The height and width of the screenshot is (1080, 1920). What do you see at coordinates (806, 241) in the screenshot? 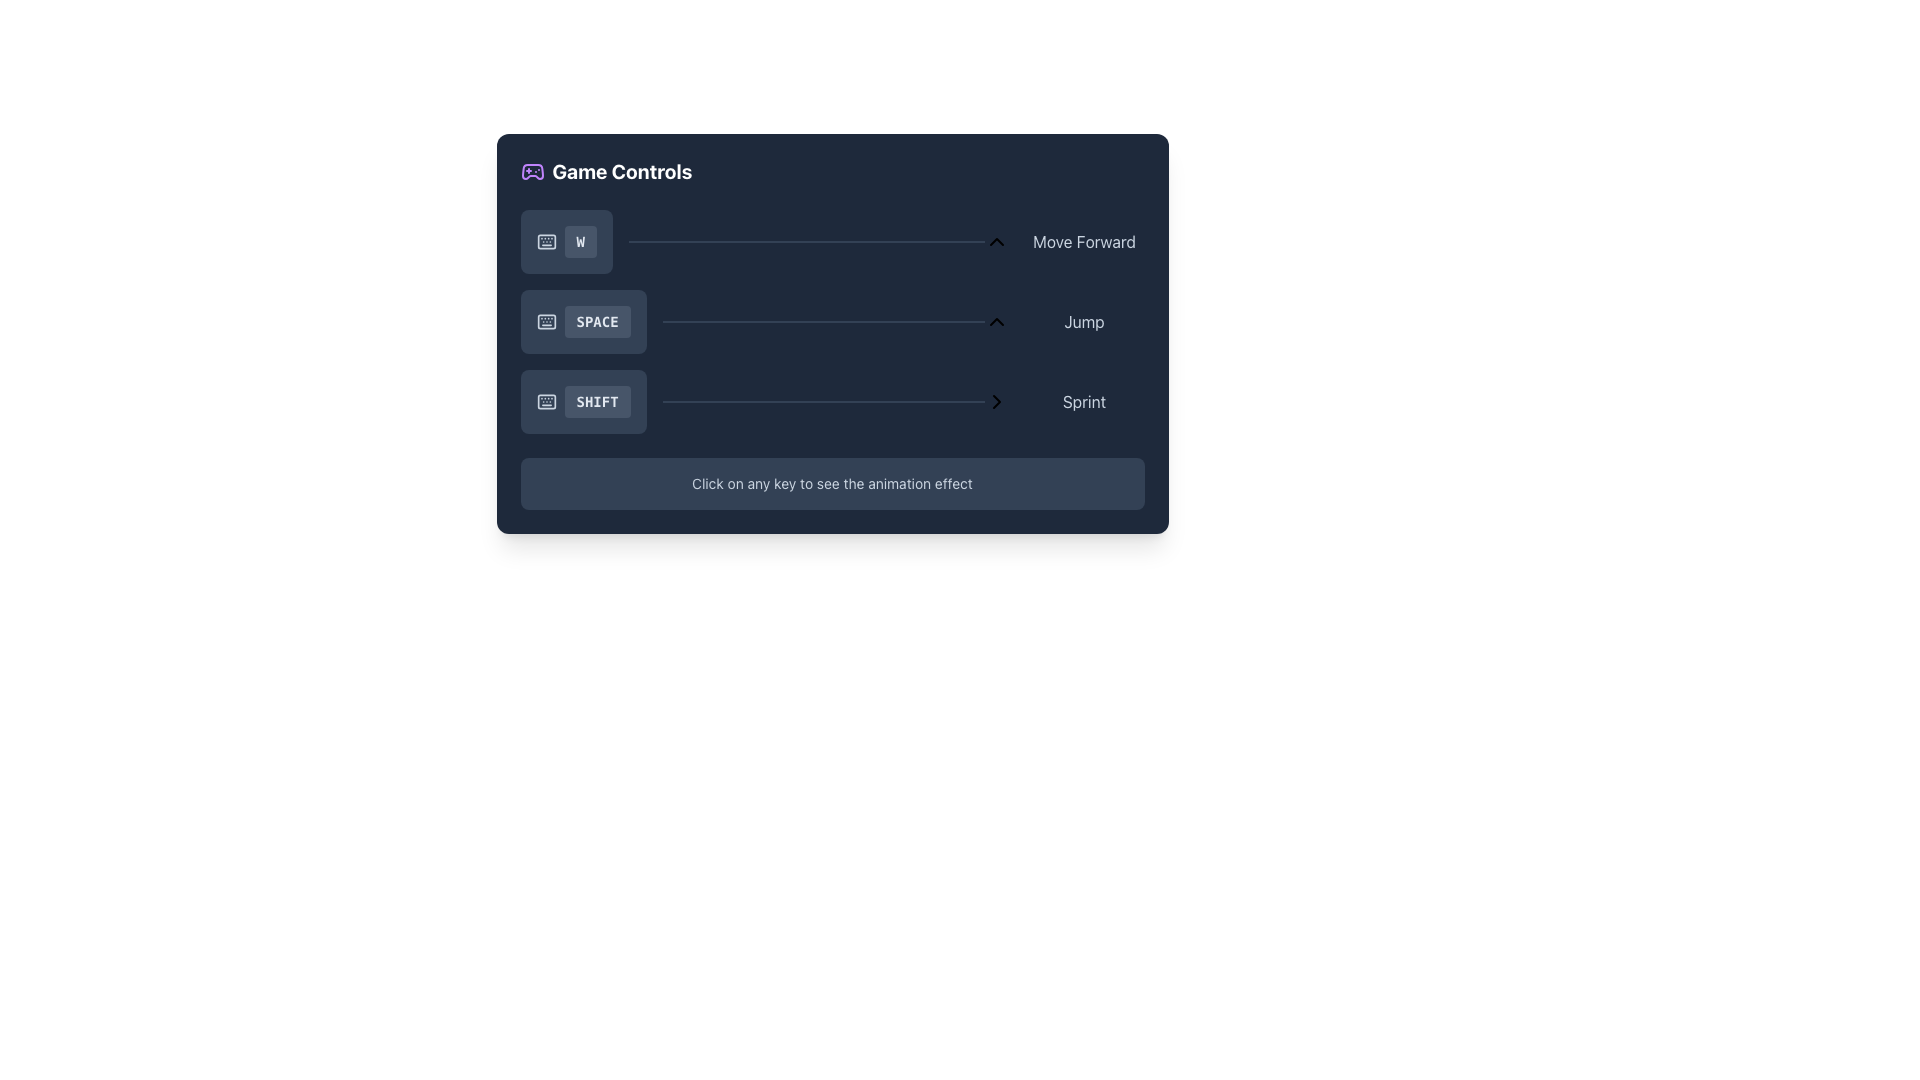
I see `the progress bar, which is a visual indicator located horizontally next to the 'W' button and above the 'SPACE' button controls` at bounding box center [806, 241].